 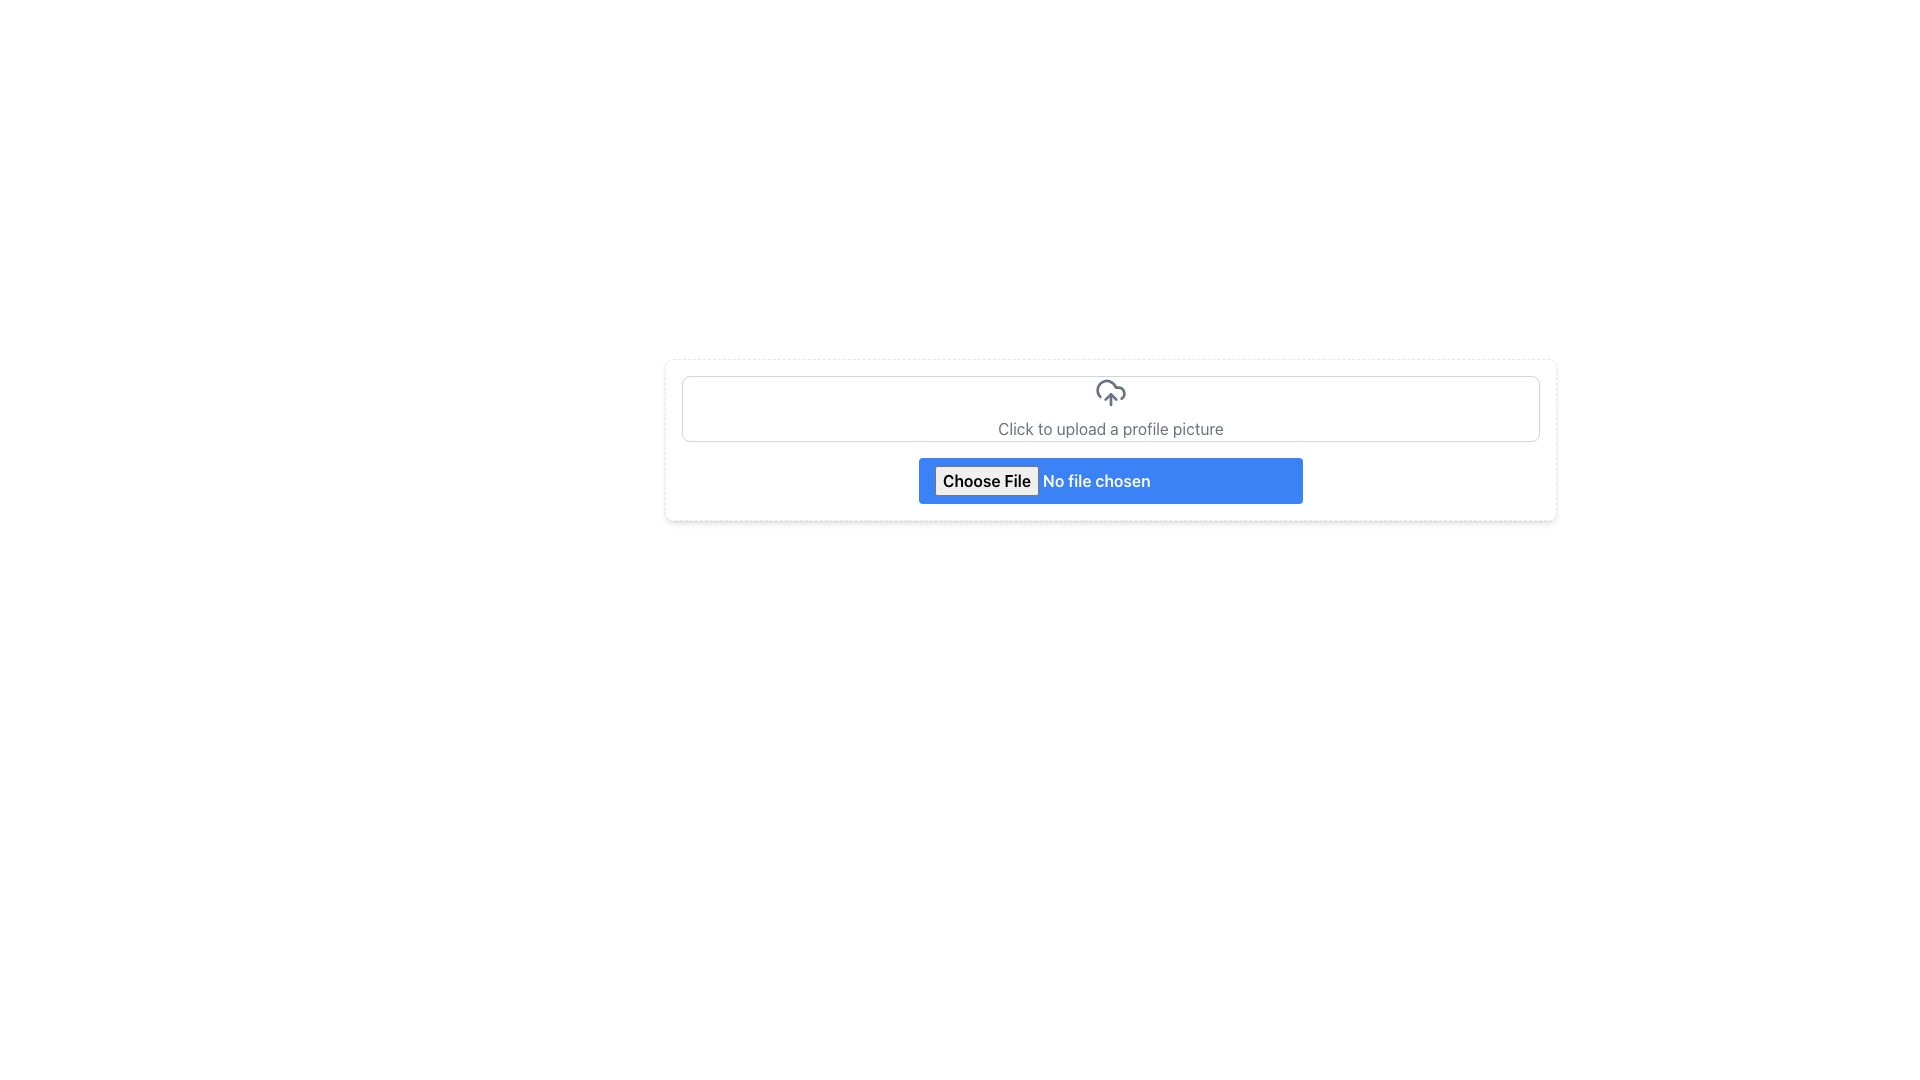 I want to click on the upload icon styled as a cloud with an upward arrow, which is positioned centrally above the 'Click to upload a profile picture' text, so click(x=1109, y=393).